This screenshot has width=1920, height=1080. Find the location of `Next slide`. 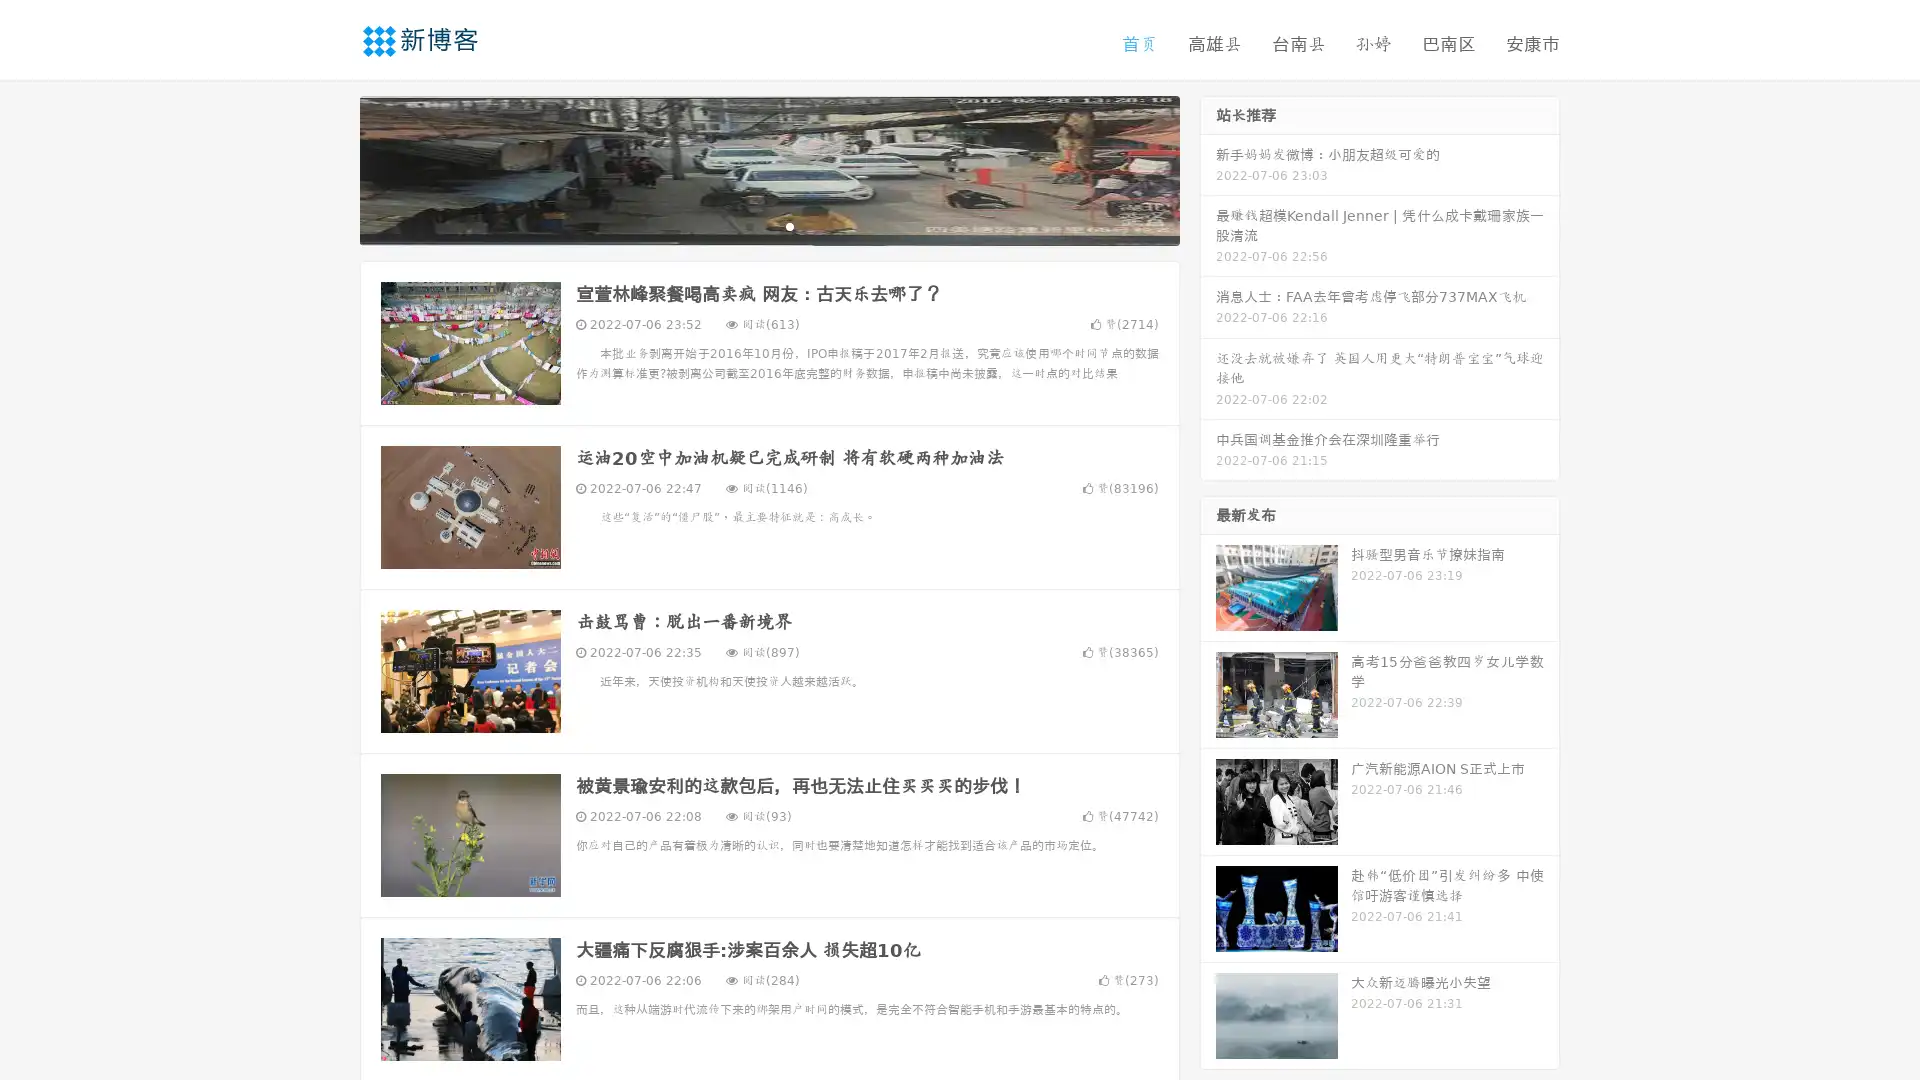

Next slide is located at coordinates (1208, 168).